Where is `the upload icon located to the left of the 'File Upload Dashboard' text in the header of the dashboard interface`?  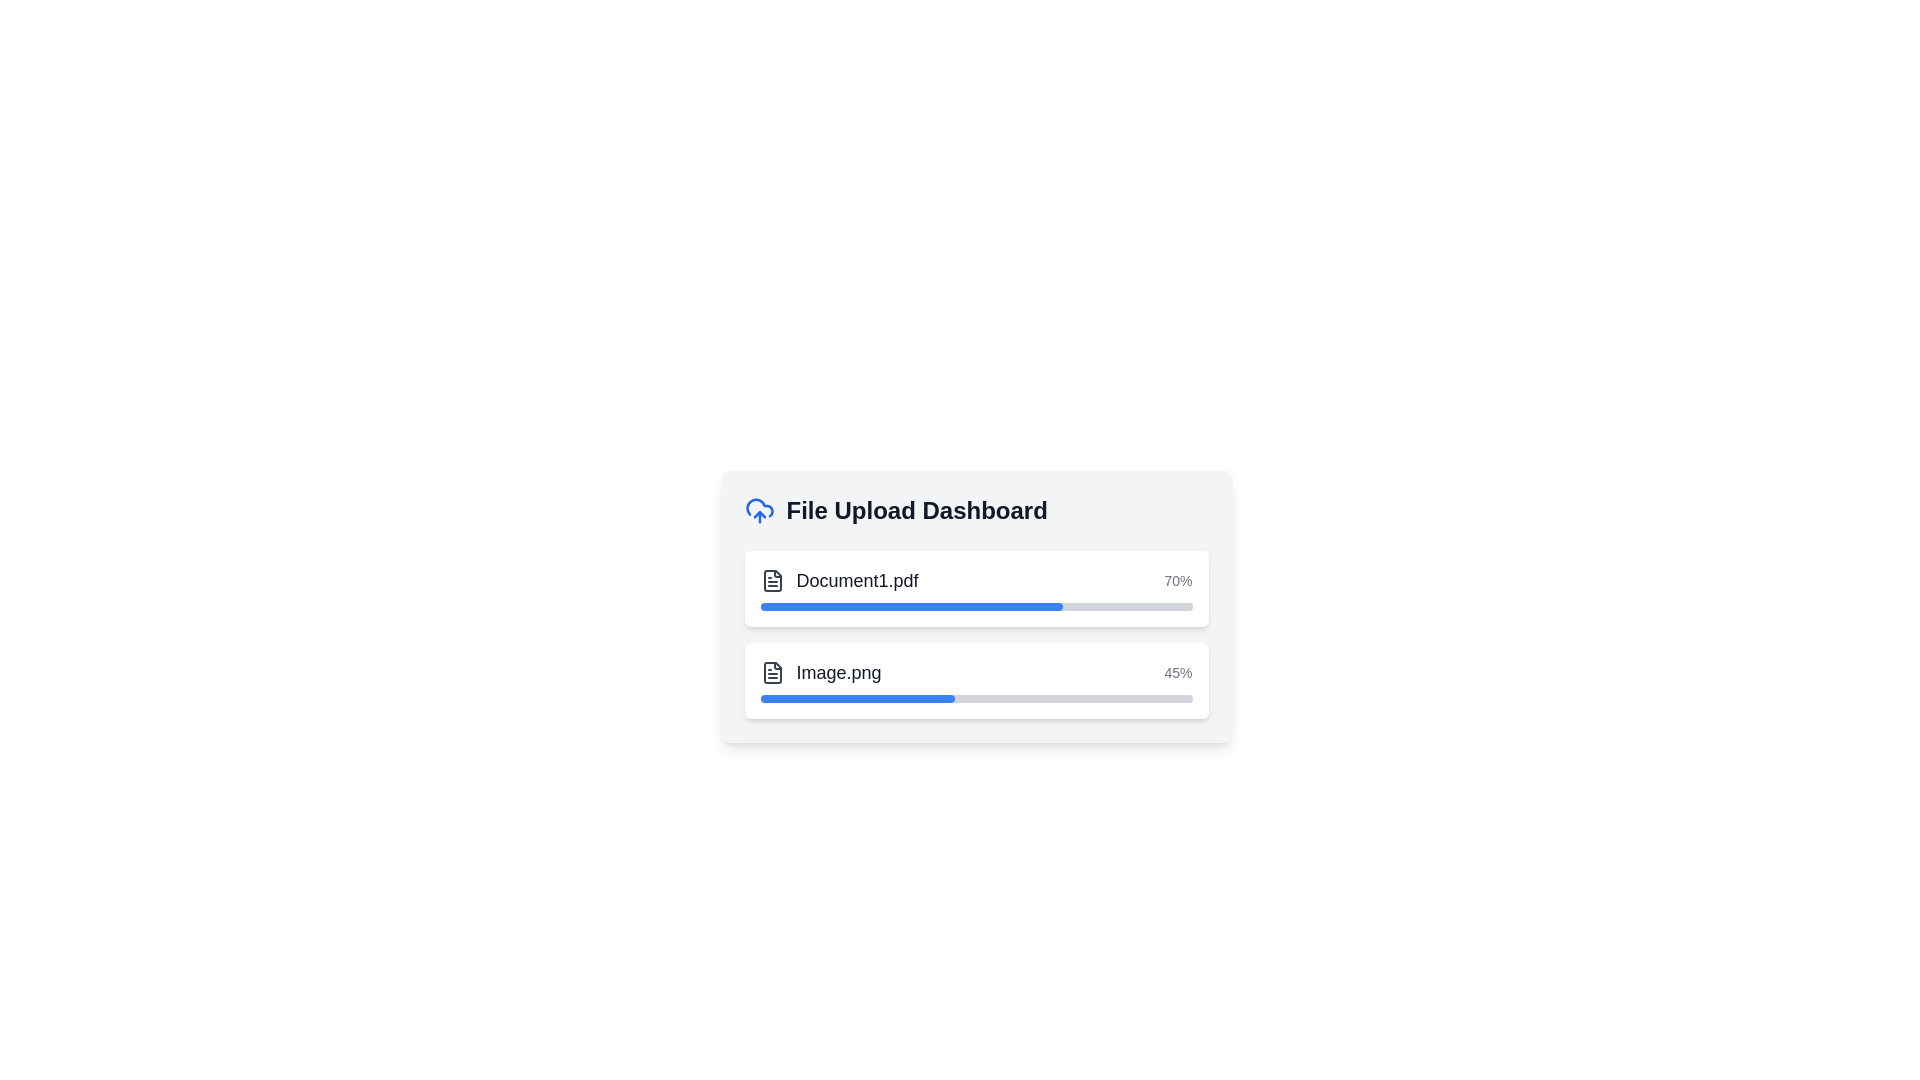 the upload icon located to the left of the 'File Upload Dashboard' text in the header of the dashboard interface is located at coordinates (758, 509).